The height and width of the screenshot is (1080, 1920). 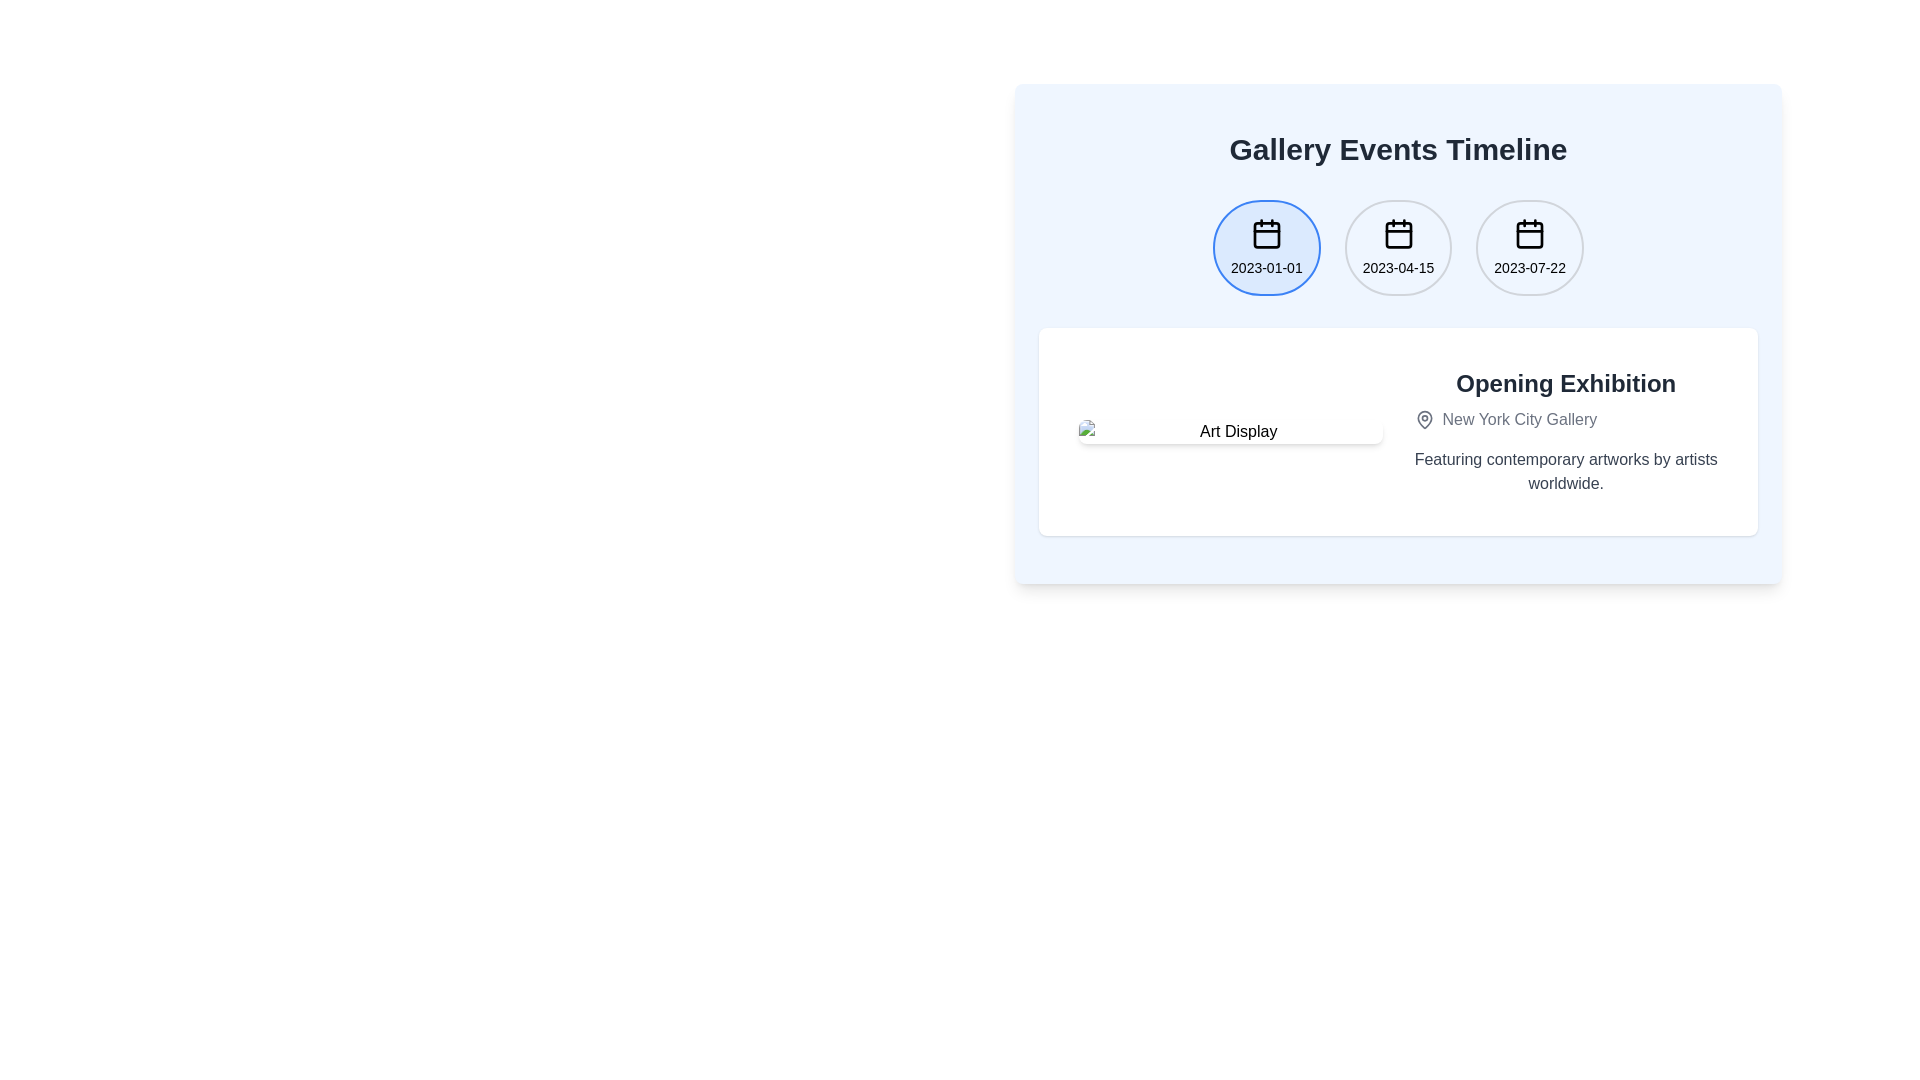 I want to click on text label indicating the date associated with the calendar icon located in the second circle of the horizontal list of event indicators in the Gallery Events Timeline panel, so click(x=1397, y=266).